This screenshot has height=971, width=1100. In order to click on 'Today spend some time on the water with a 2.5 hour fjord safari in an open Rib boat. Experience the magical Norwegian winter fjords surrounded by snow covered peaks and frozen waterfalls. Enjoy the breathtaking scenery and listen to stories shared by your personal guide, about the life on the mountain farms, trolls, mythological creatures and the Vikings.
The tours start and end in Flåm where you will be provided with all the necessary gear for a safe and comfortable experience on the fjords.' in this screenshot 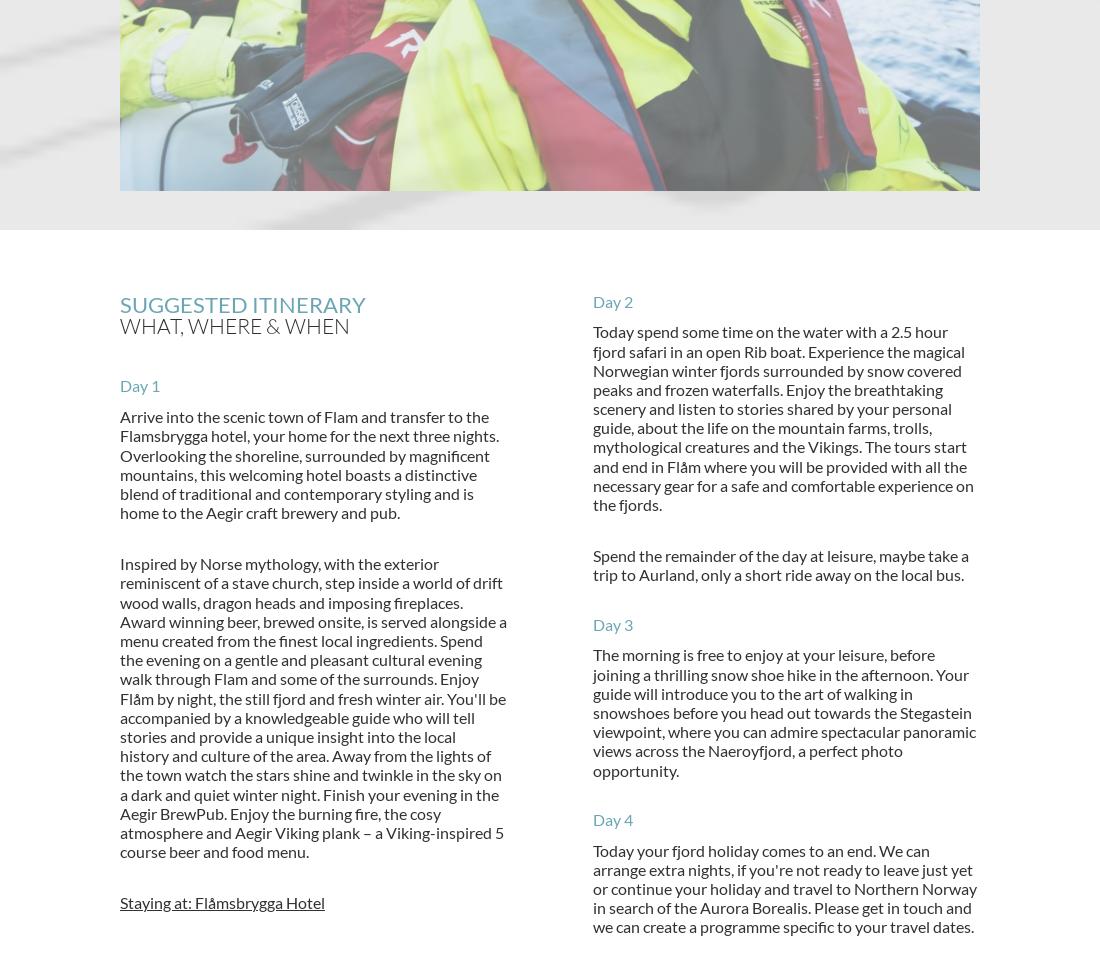, I will do `click(783, 417)`.